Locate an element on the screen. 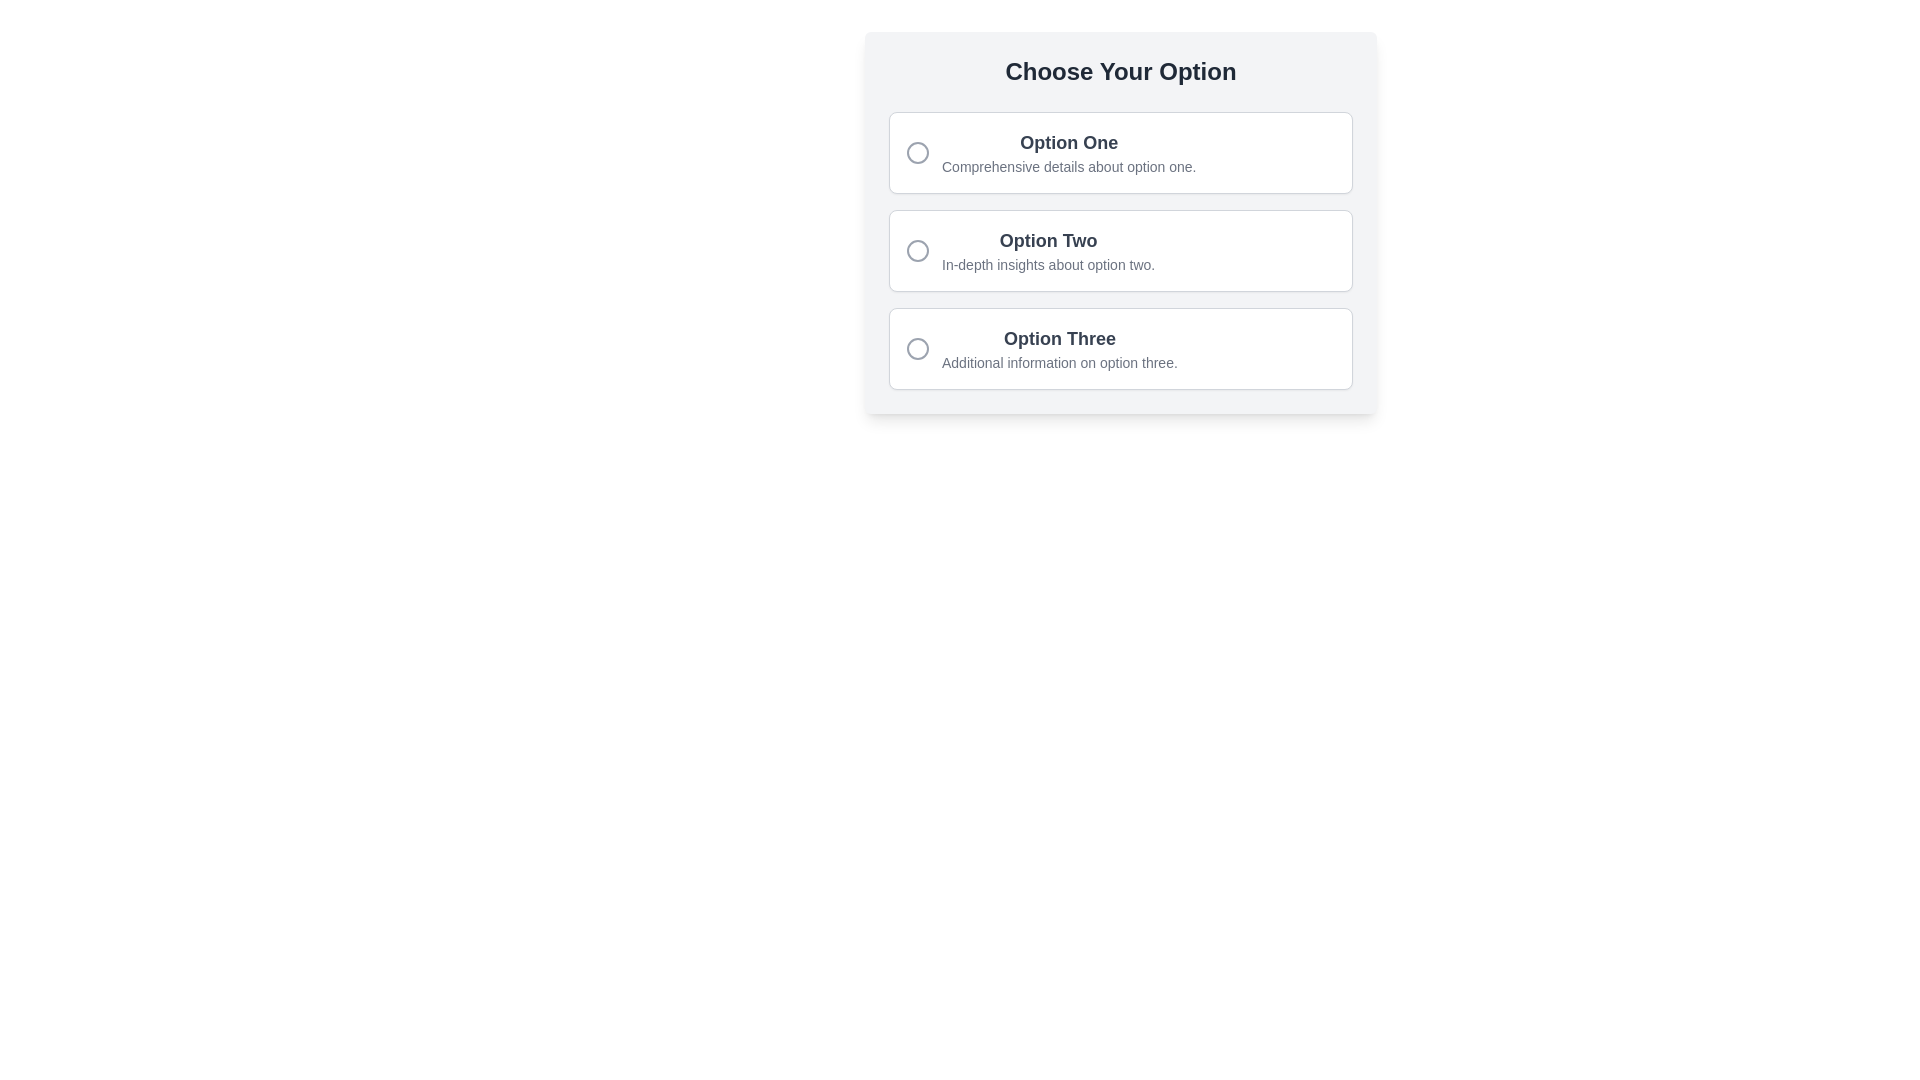 The width and height of the screenshot is (1920, 1080). the circular radio button located to the left of the 'Option One' text is located at coordinates (916, 152).